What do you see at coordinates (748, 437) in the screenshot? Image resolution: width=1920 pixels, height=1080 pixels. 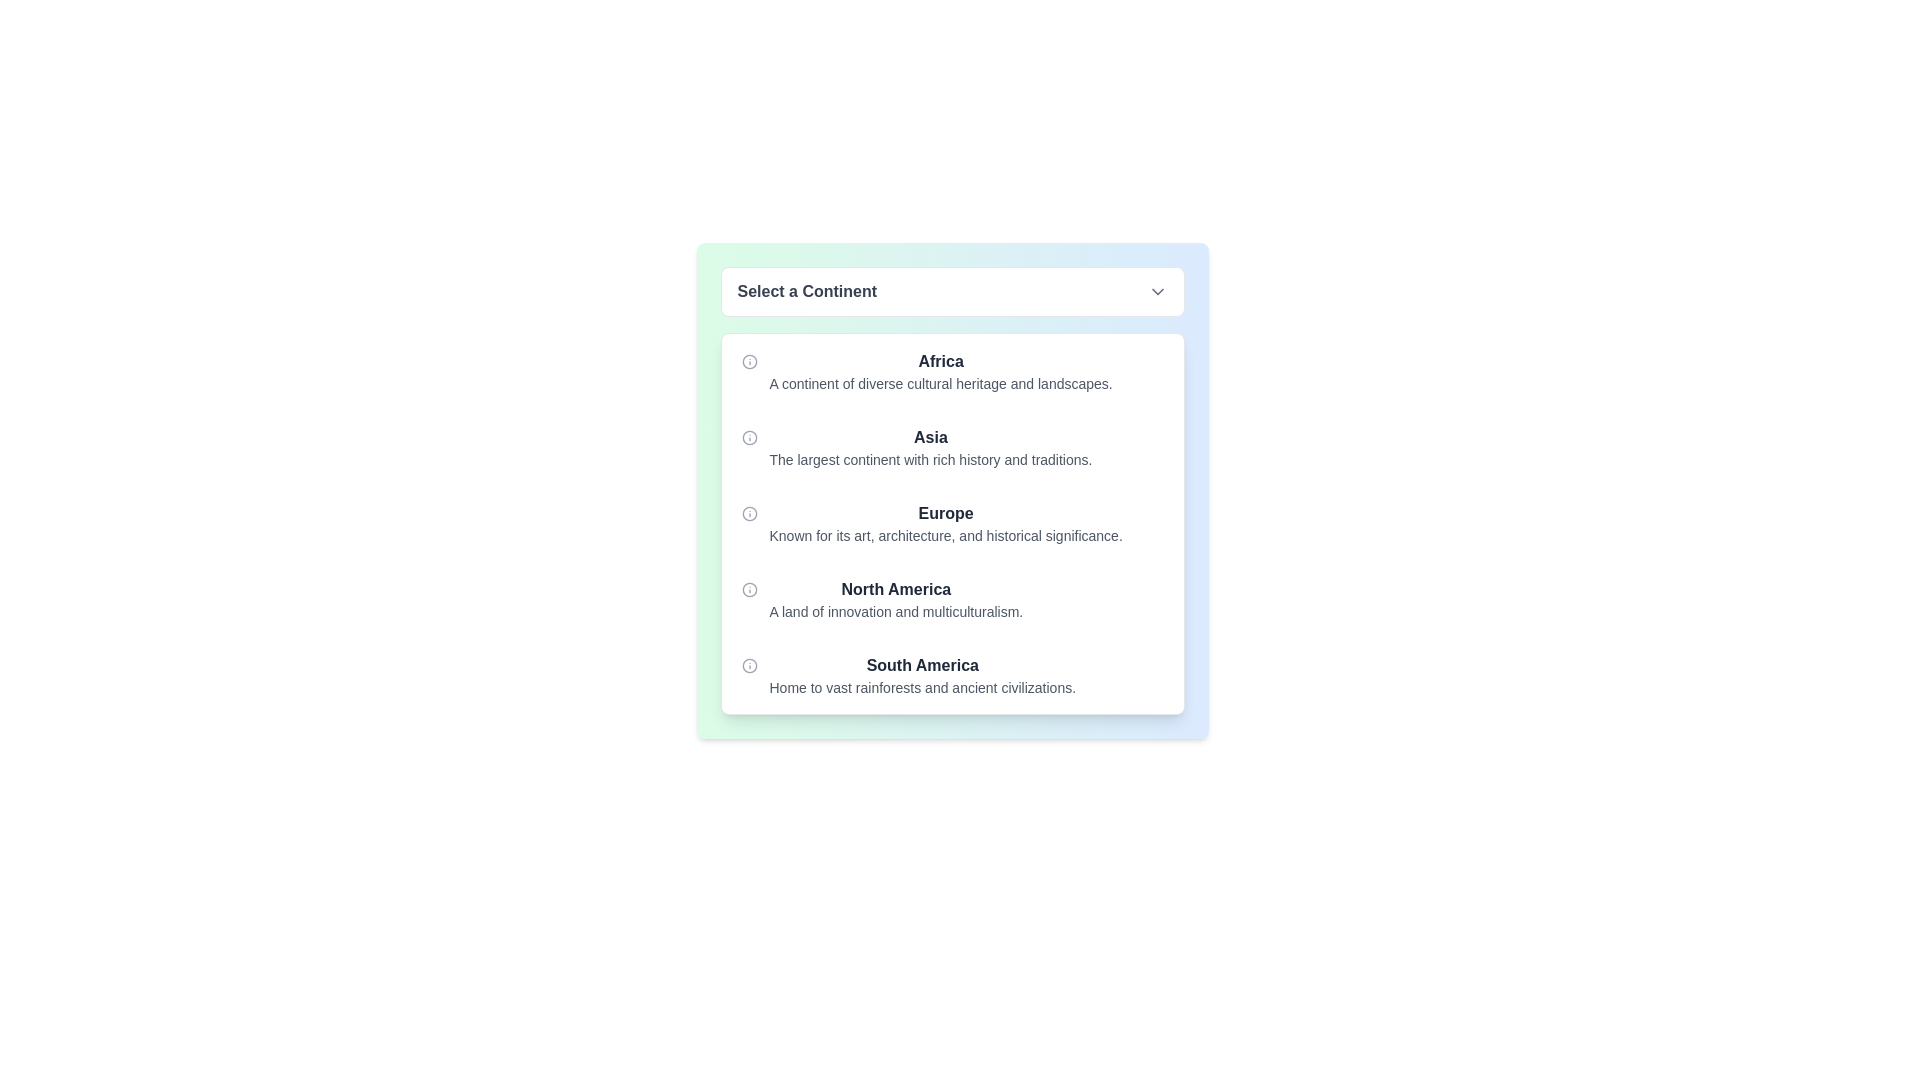 I see `the information icon located to the left of the title text 'Asia'` at bounding box center [748, 437].